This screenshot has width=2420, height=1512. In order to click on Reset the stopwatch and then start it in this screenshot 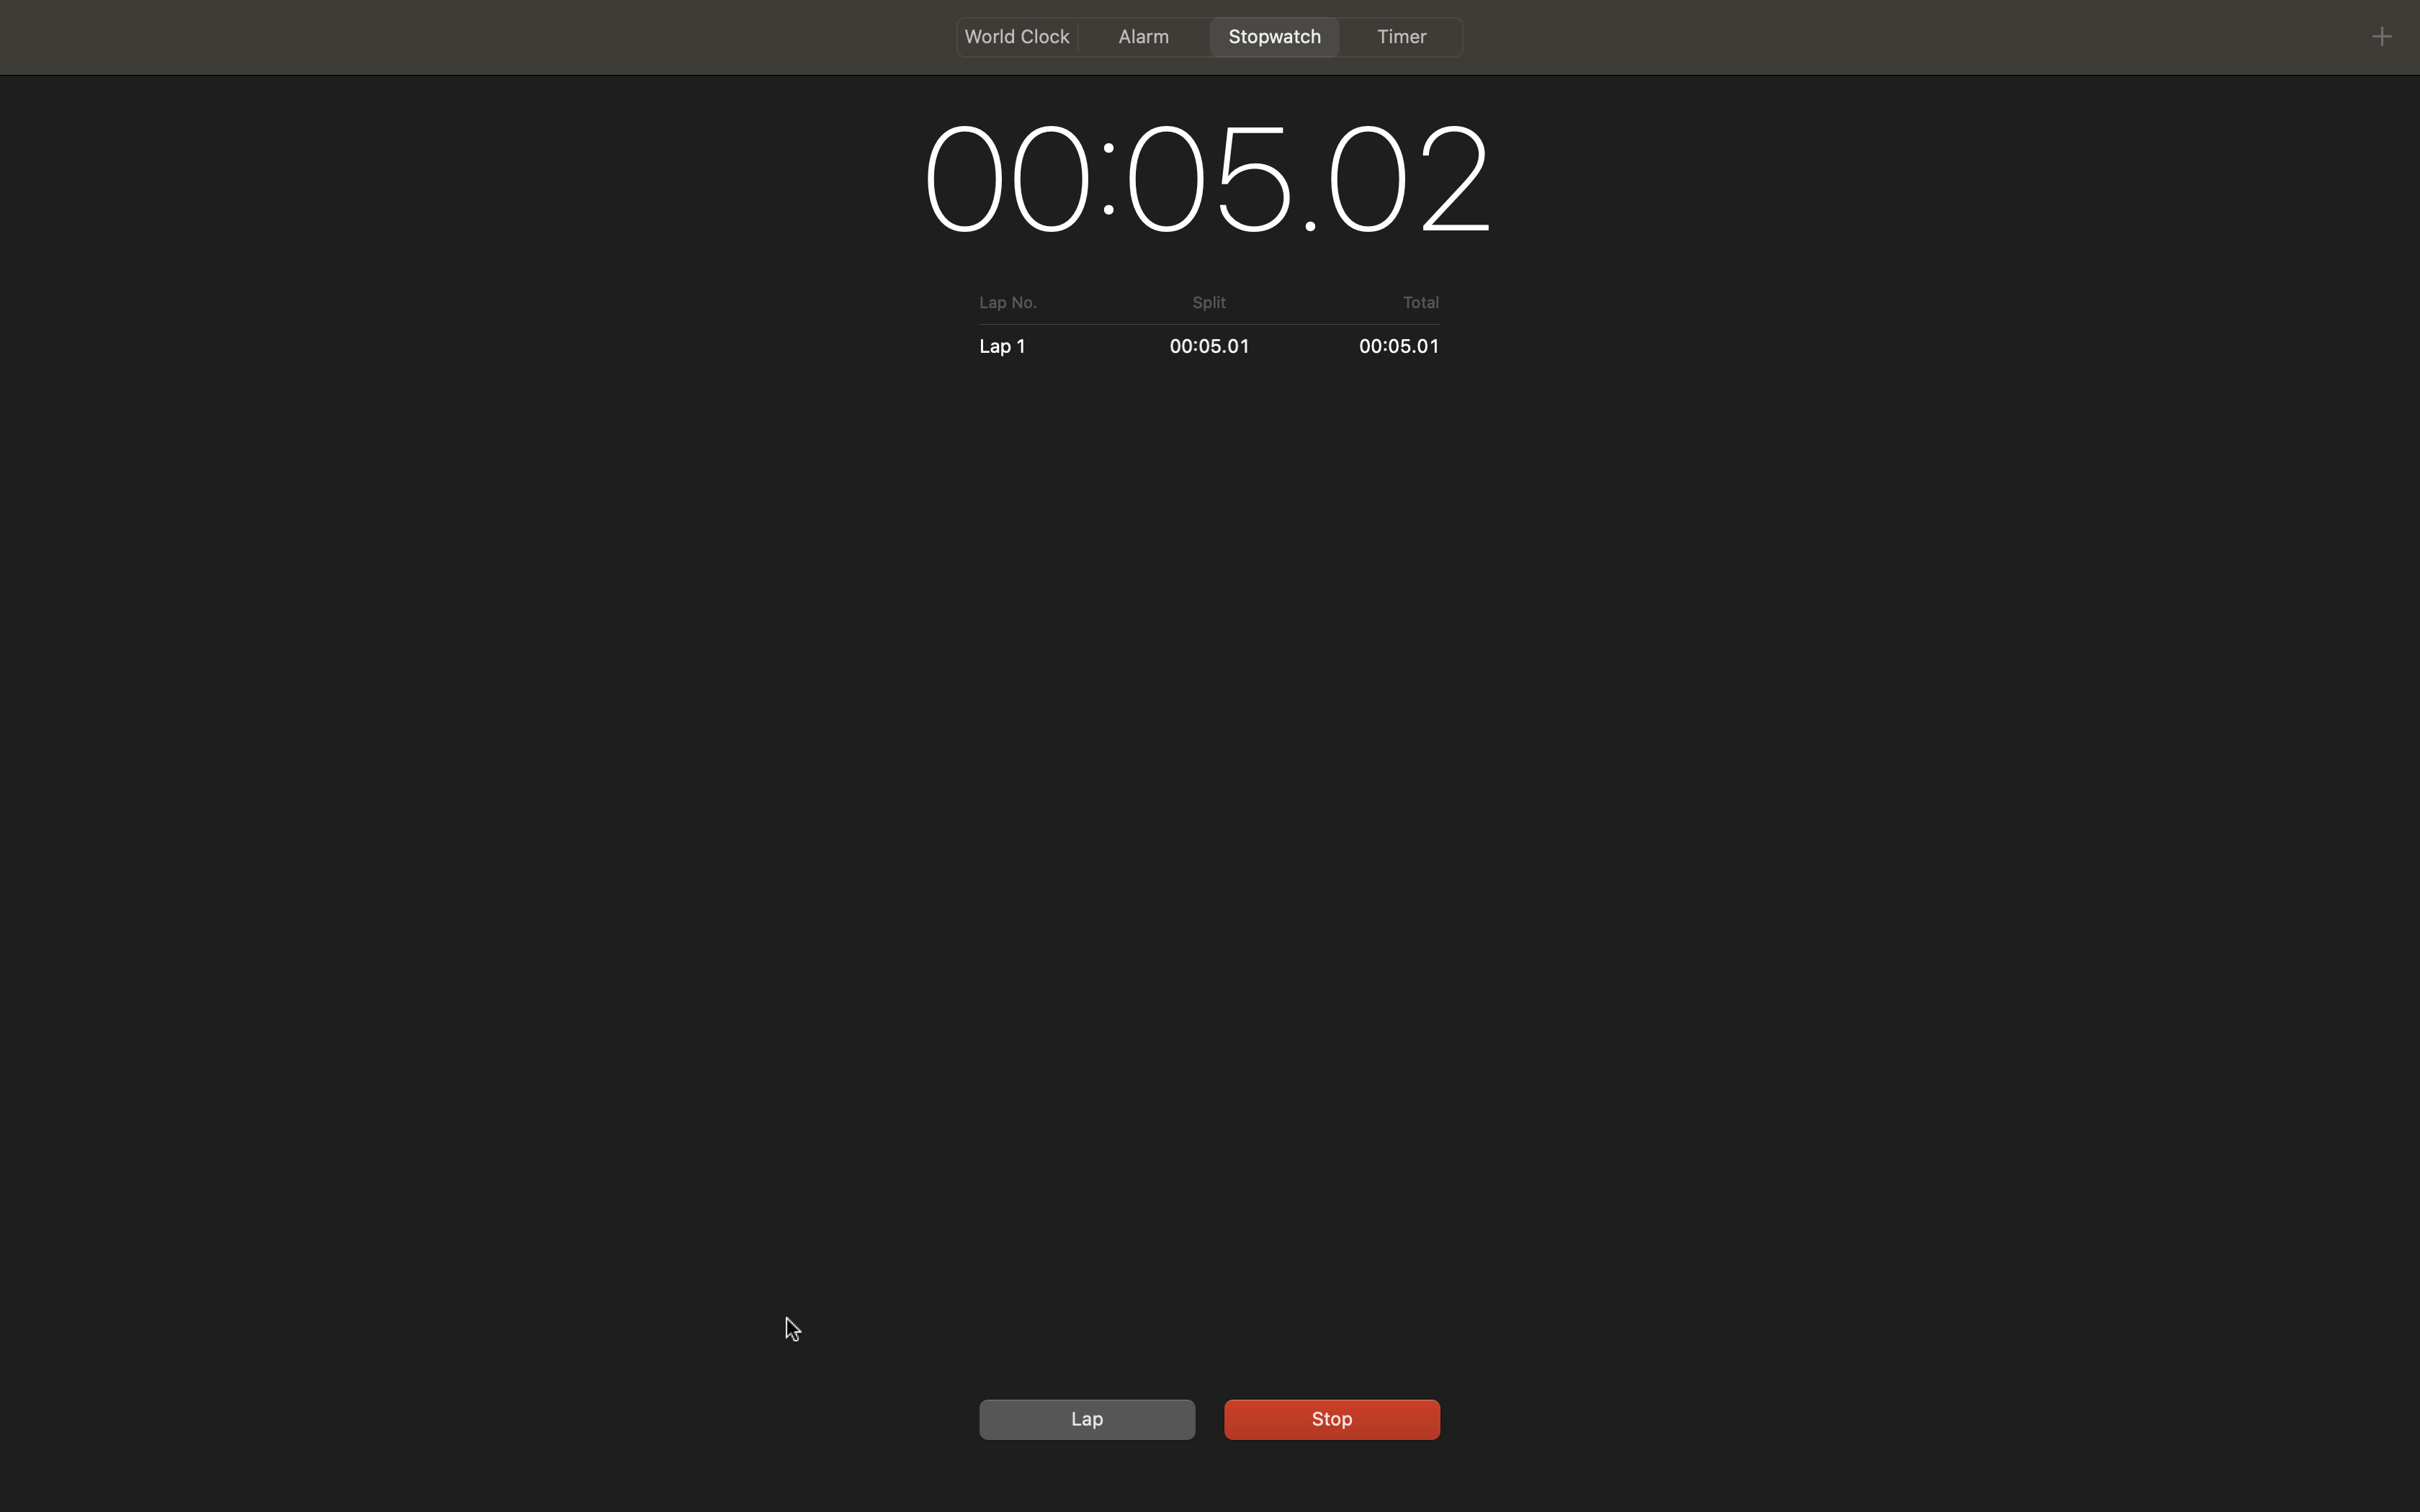, I will do `click(1083, 1418)`.